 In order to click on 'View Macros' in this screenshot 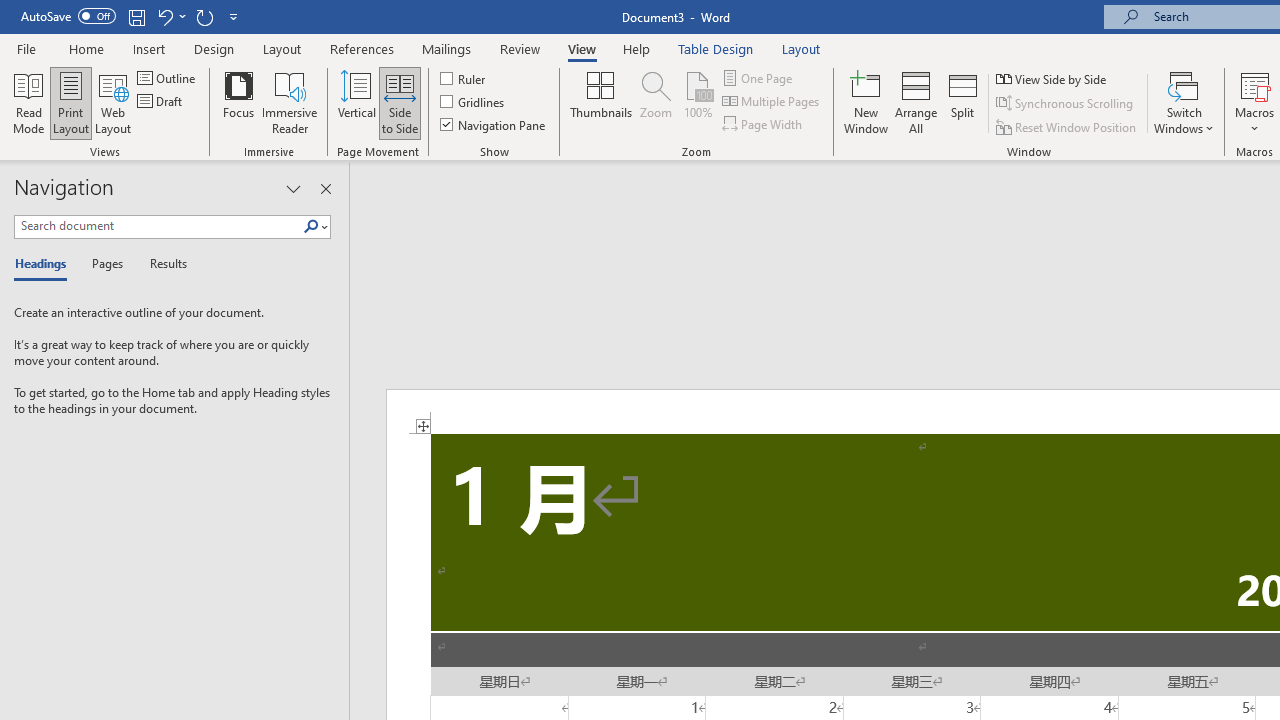, I will do `click(1254, 84)`.